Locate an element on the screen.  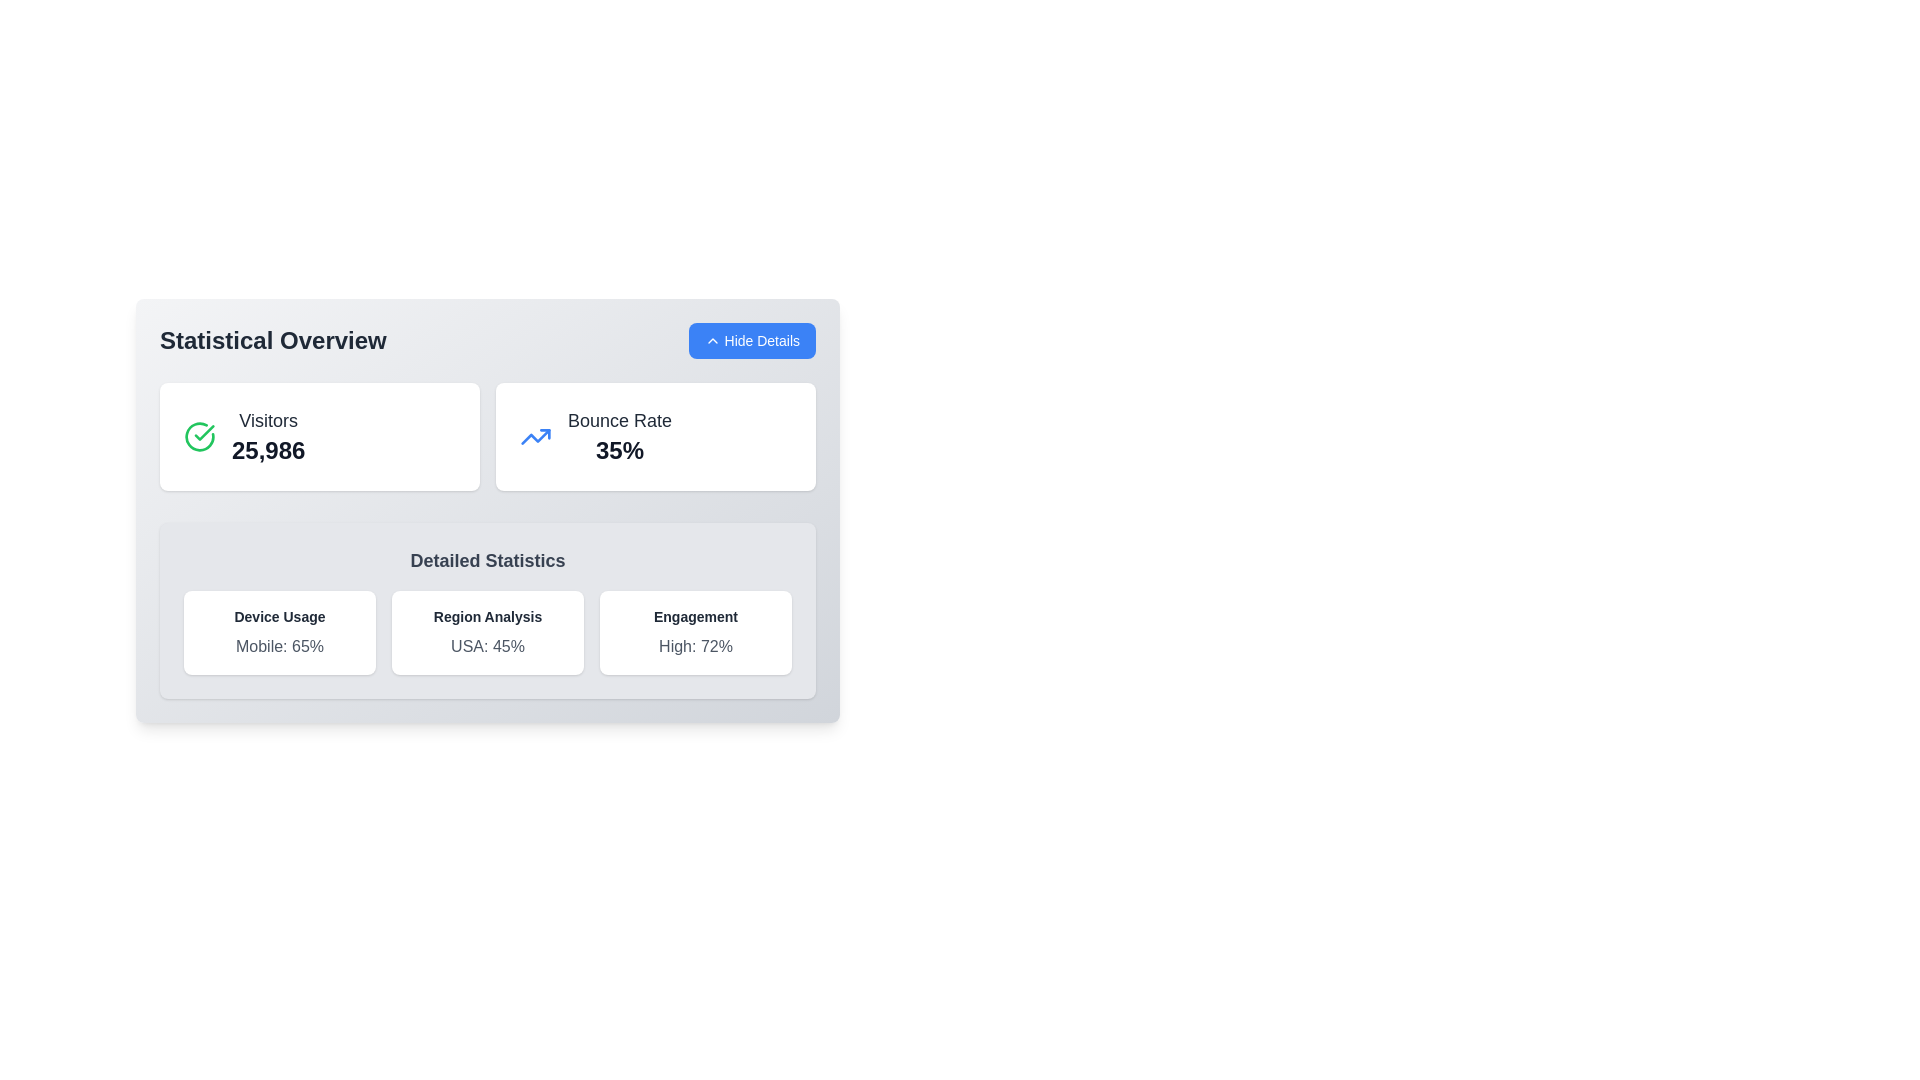
green checkmark icon that indicates a confirmed status related to the 'Visitors' data metric for developer tools is located at coordinates (204, 431).